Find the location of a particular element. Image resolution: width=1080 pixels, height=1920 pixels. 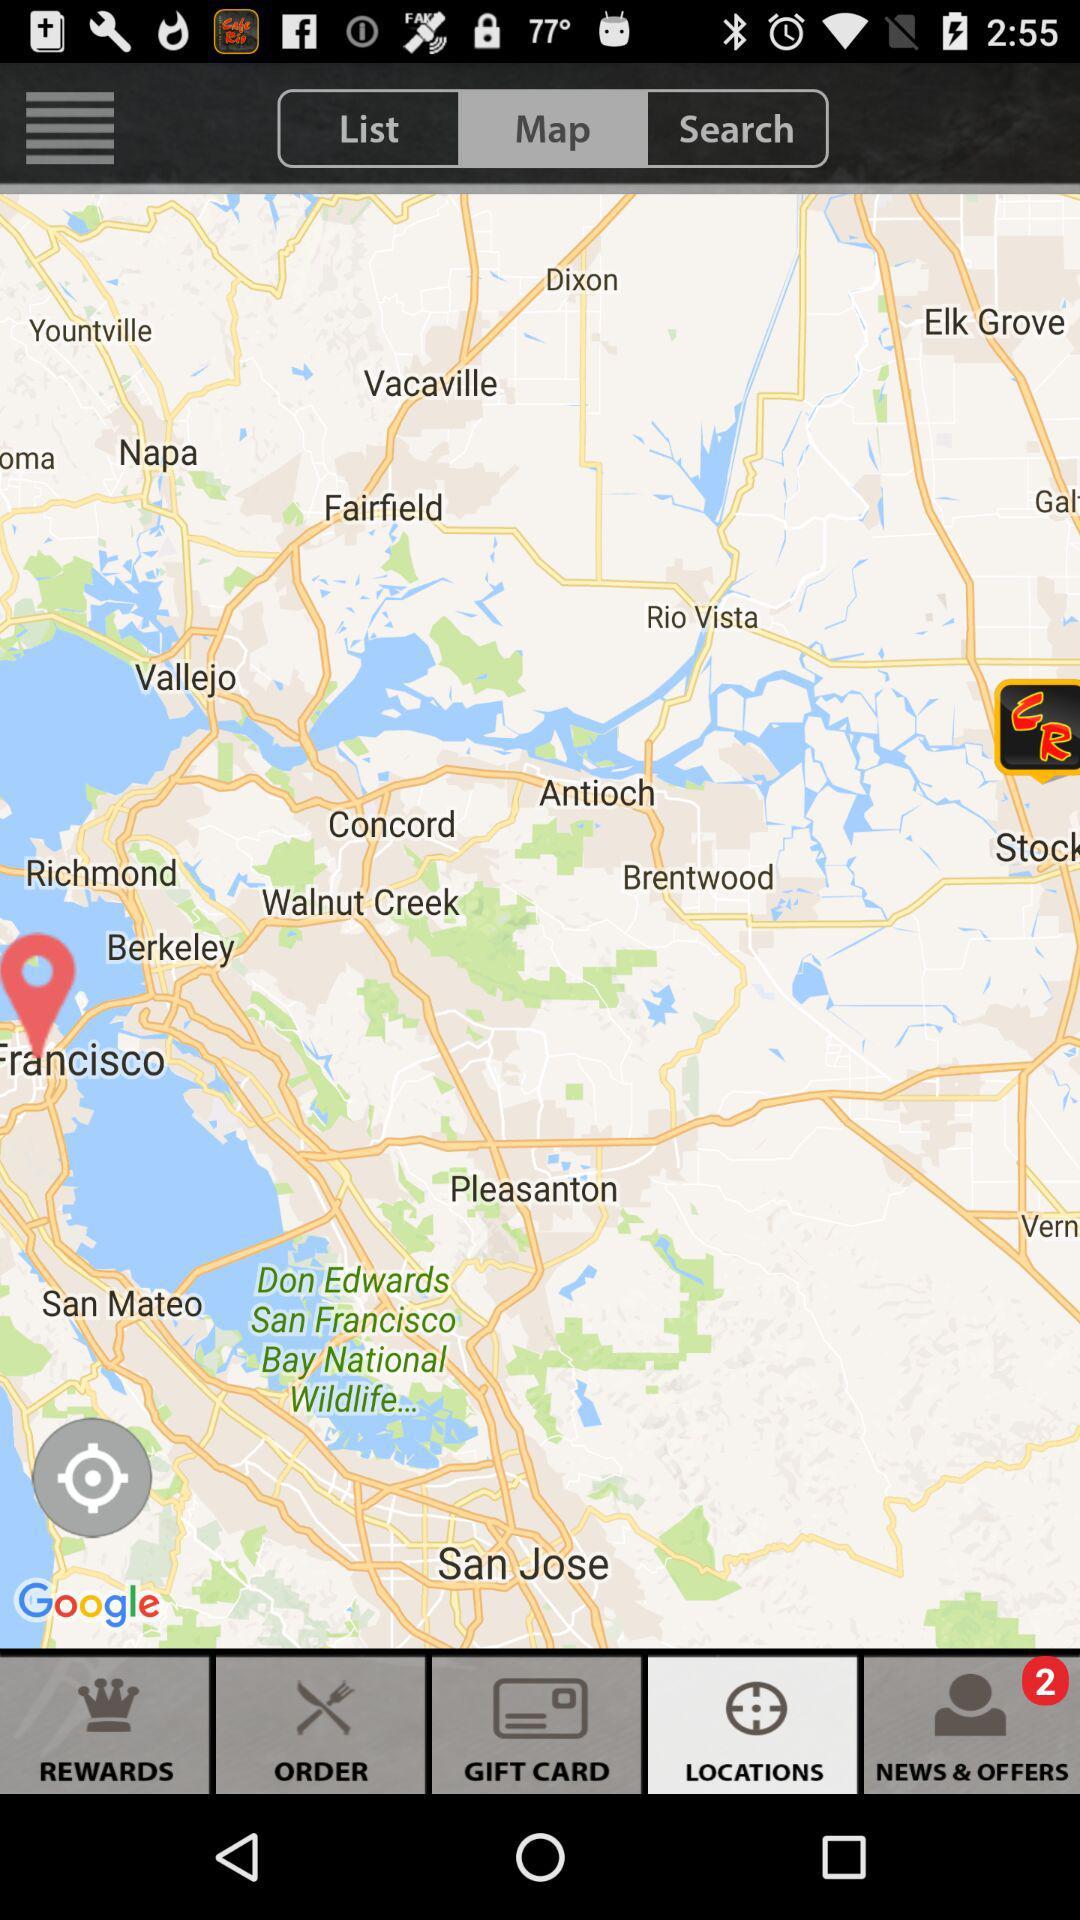

icon next to the list icon is located at coordinates (69, 127).